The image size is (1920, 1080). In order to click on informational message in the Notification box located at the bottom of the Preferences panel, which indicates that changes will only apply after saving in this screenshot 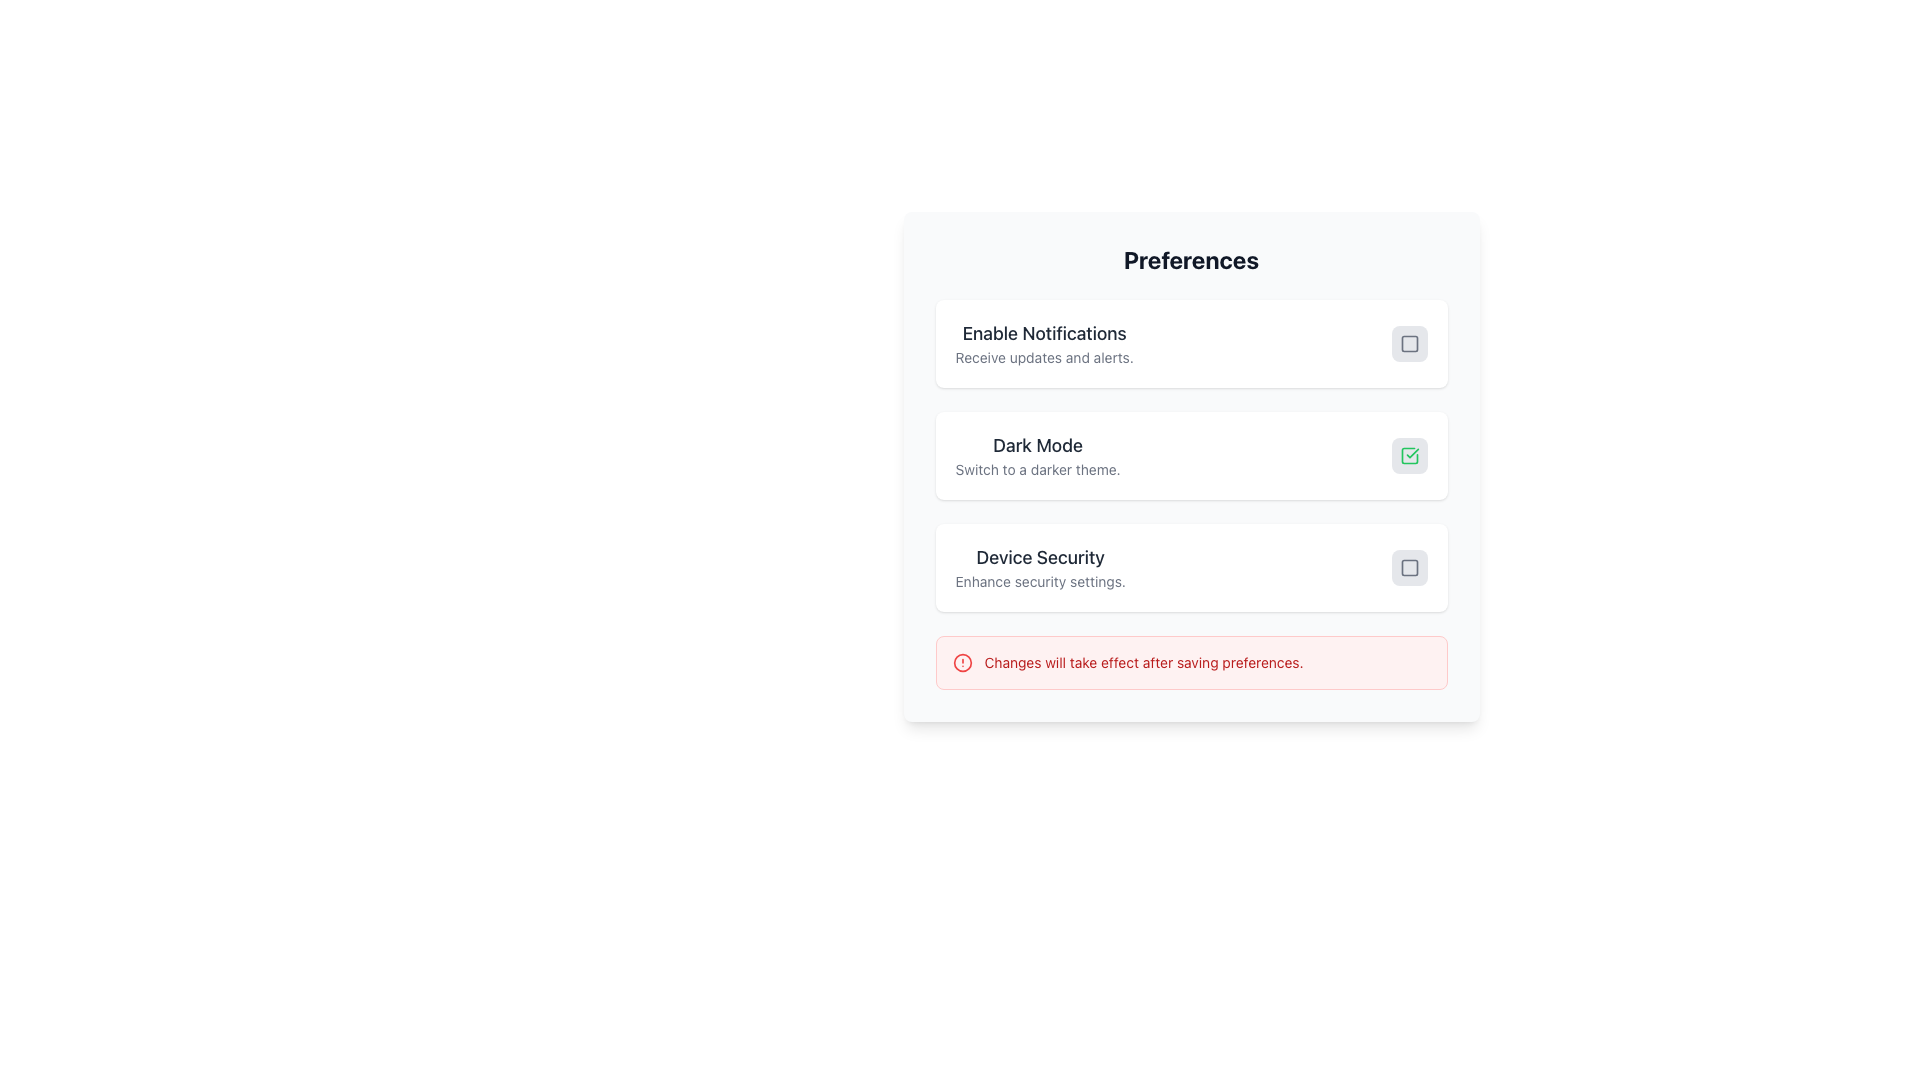, I will do `click(1191, 663)`.